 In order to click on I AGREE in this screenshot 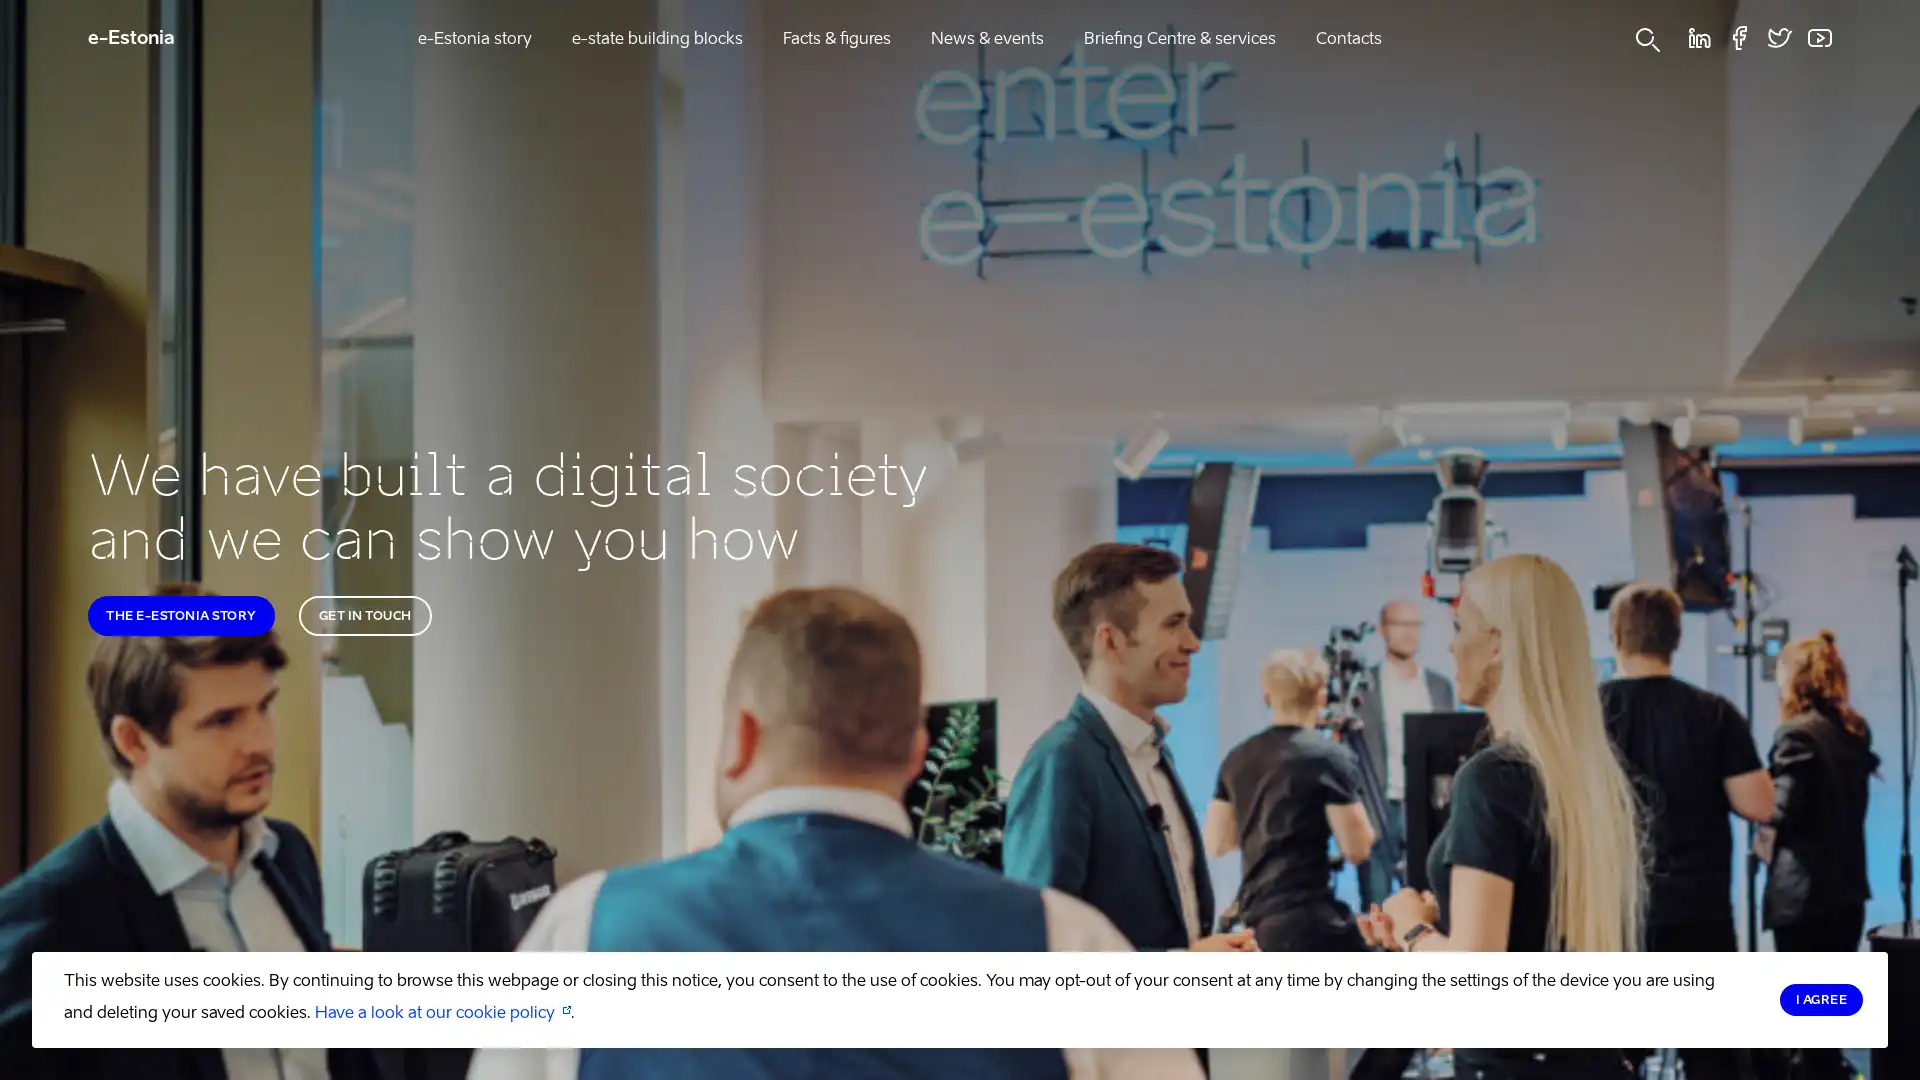, I will do `click(1820, 999)`.